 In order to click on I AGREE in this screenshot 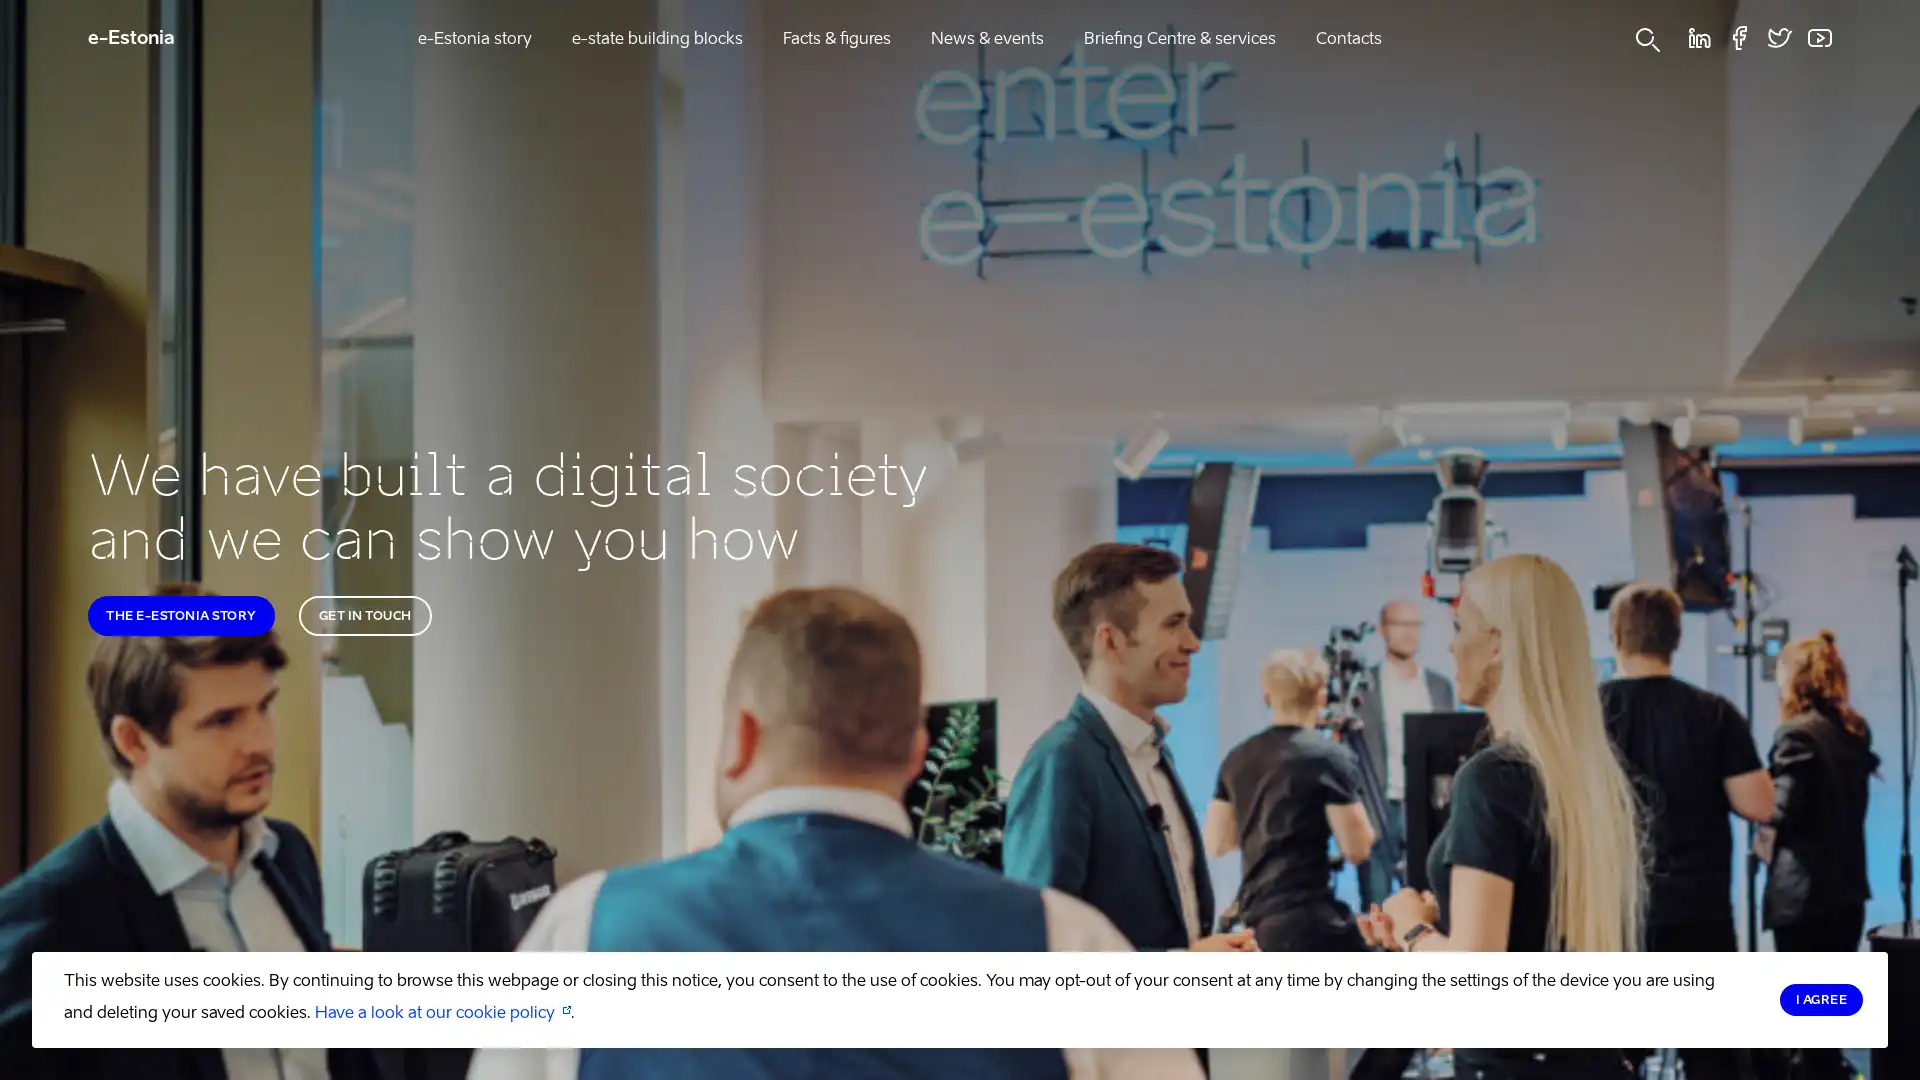, I will do `click(1820, 999)`.